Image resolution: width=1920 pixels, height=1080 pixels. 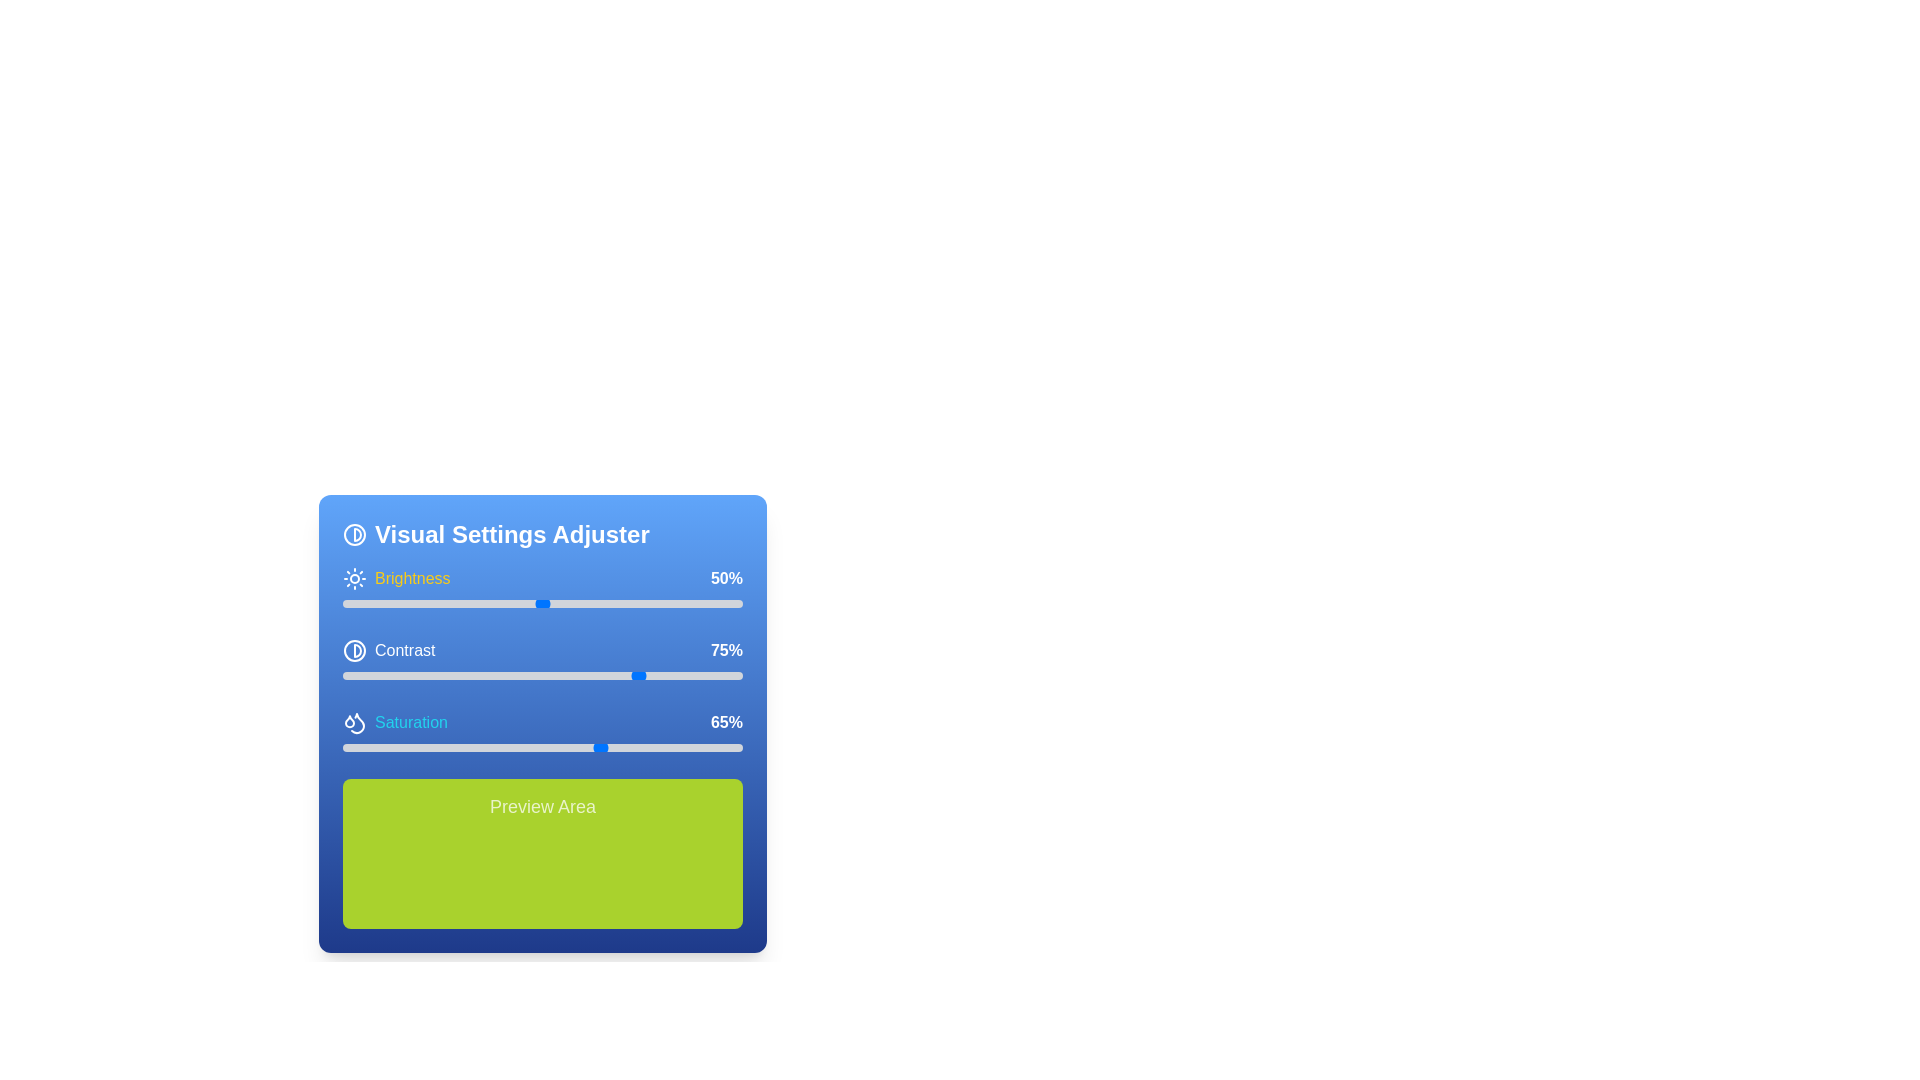 What do you see at coordinates (626, 675) in the screenshot?
I see `the contrast value` at bounding box center [626, 675].